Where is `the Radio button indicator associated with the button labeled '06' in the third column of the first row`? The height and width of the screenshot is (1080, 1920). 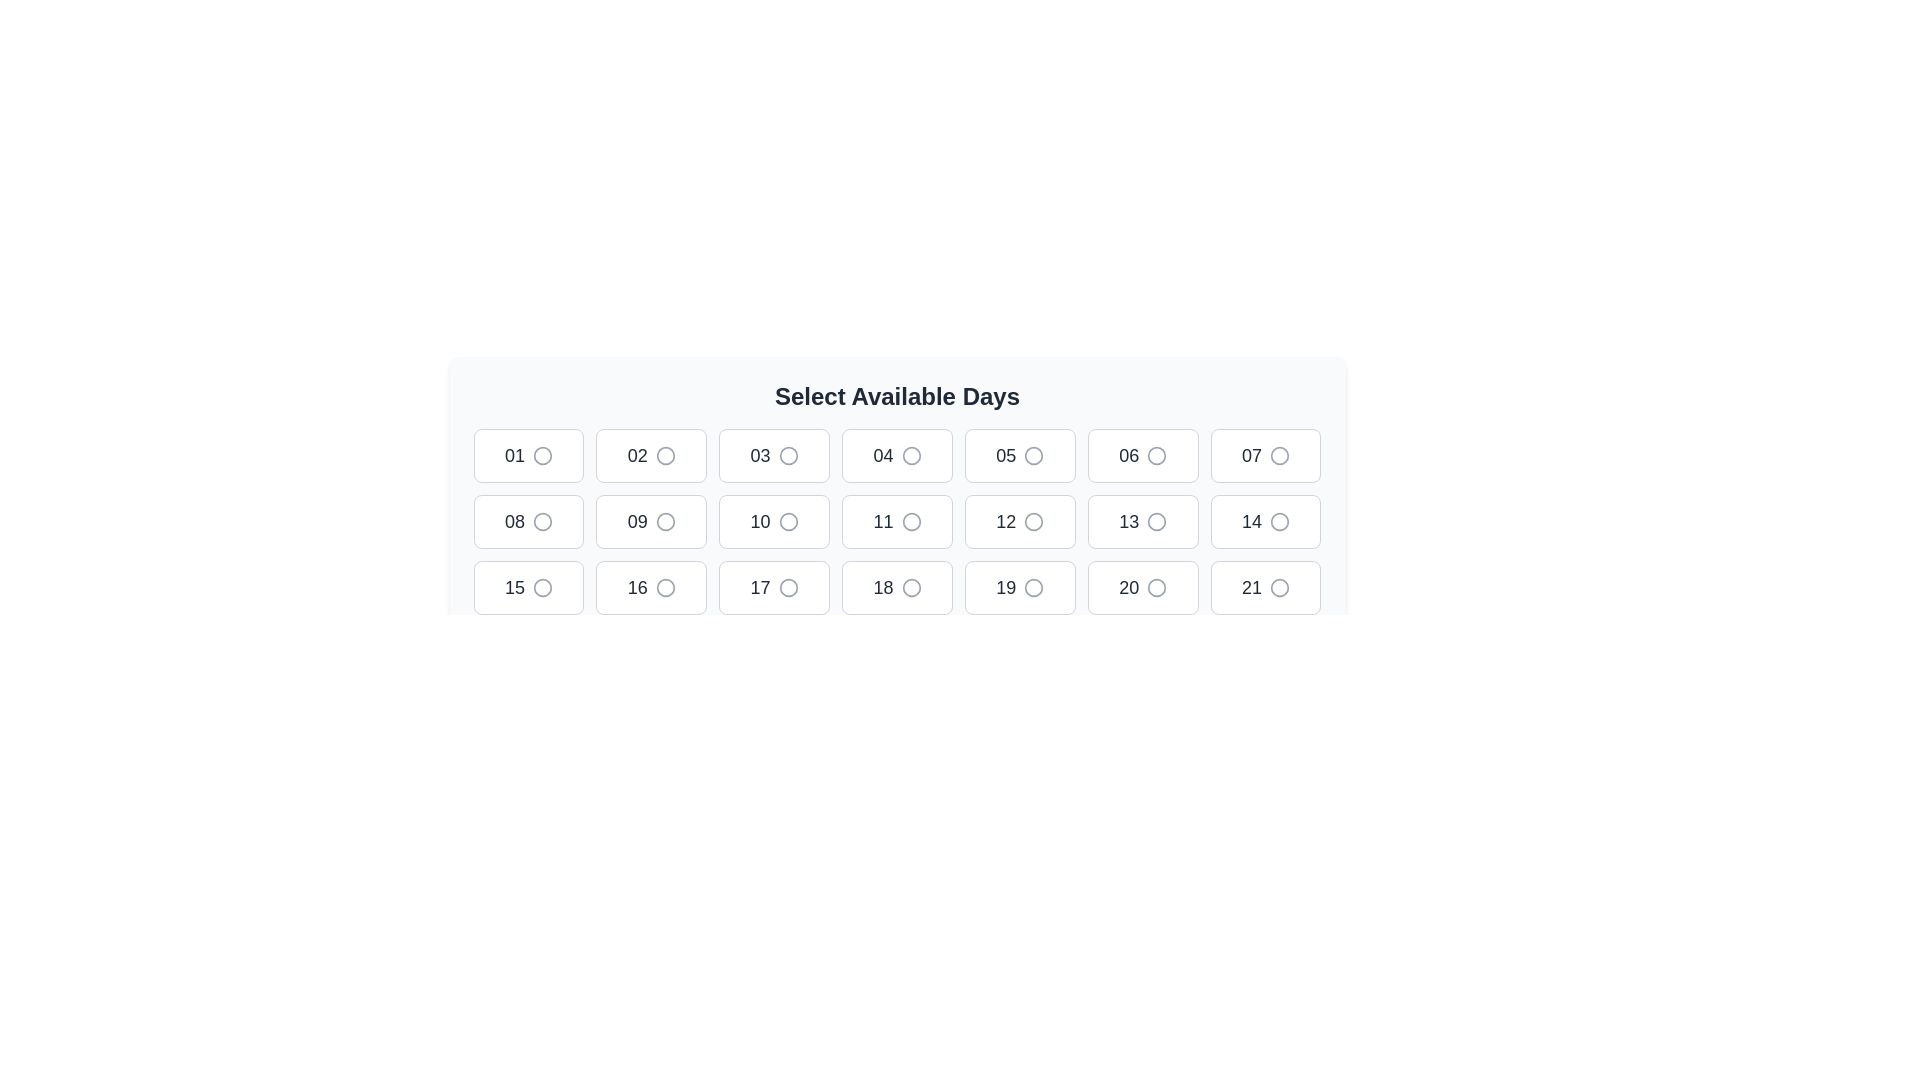
the Radio button indicator associated with the button labeled '06' in the third column of the first row is located at coordinates (1157, 455).